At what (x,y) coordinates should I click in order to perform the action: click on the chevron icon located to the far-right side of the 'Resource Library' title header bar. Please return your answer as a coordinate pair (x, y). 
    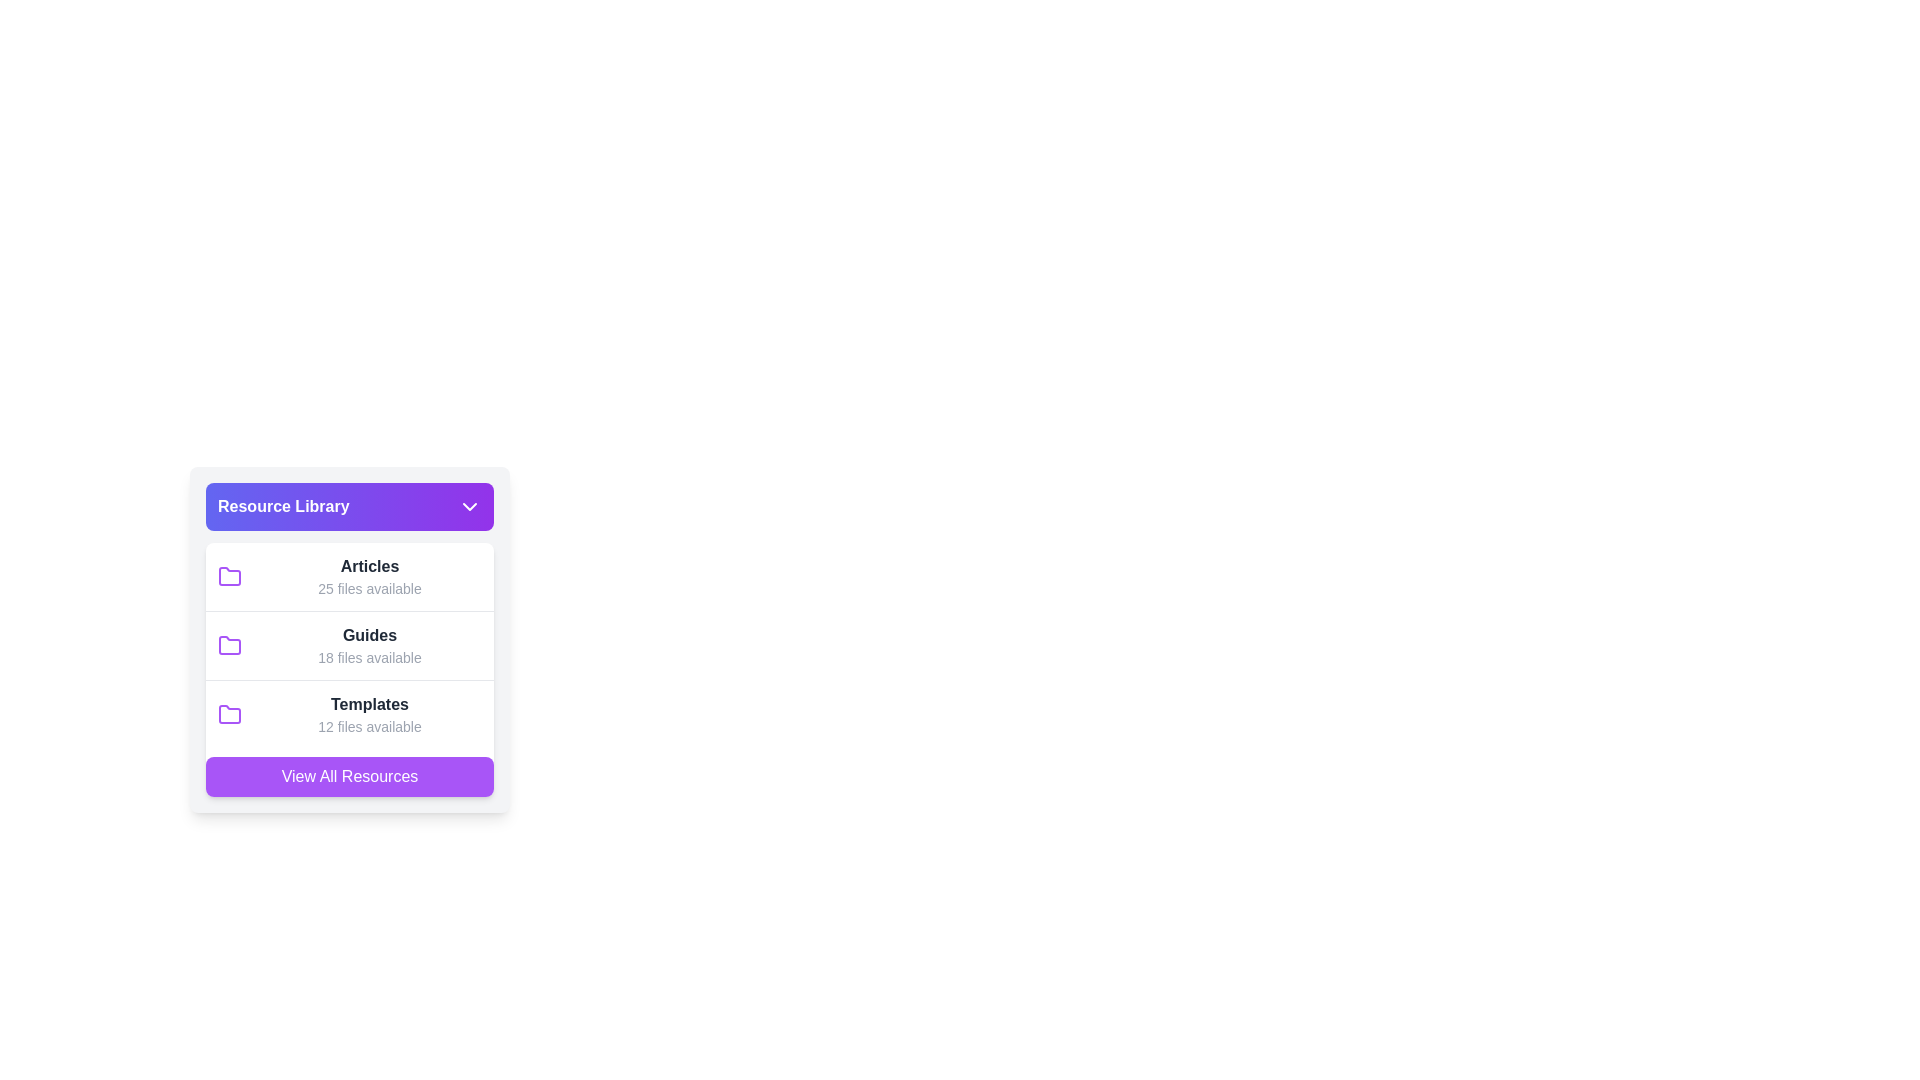
    Looking at the image, I should click on (469, 505).